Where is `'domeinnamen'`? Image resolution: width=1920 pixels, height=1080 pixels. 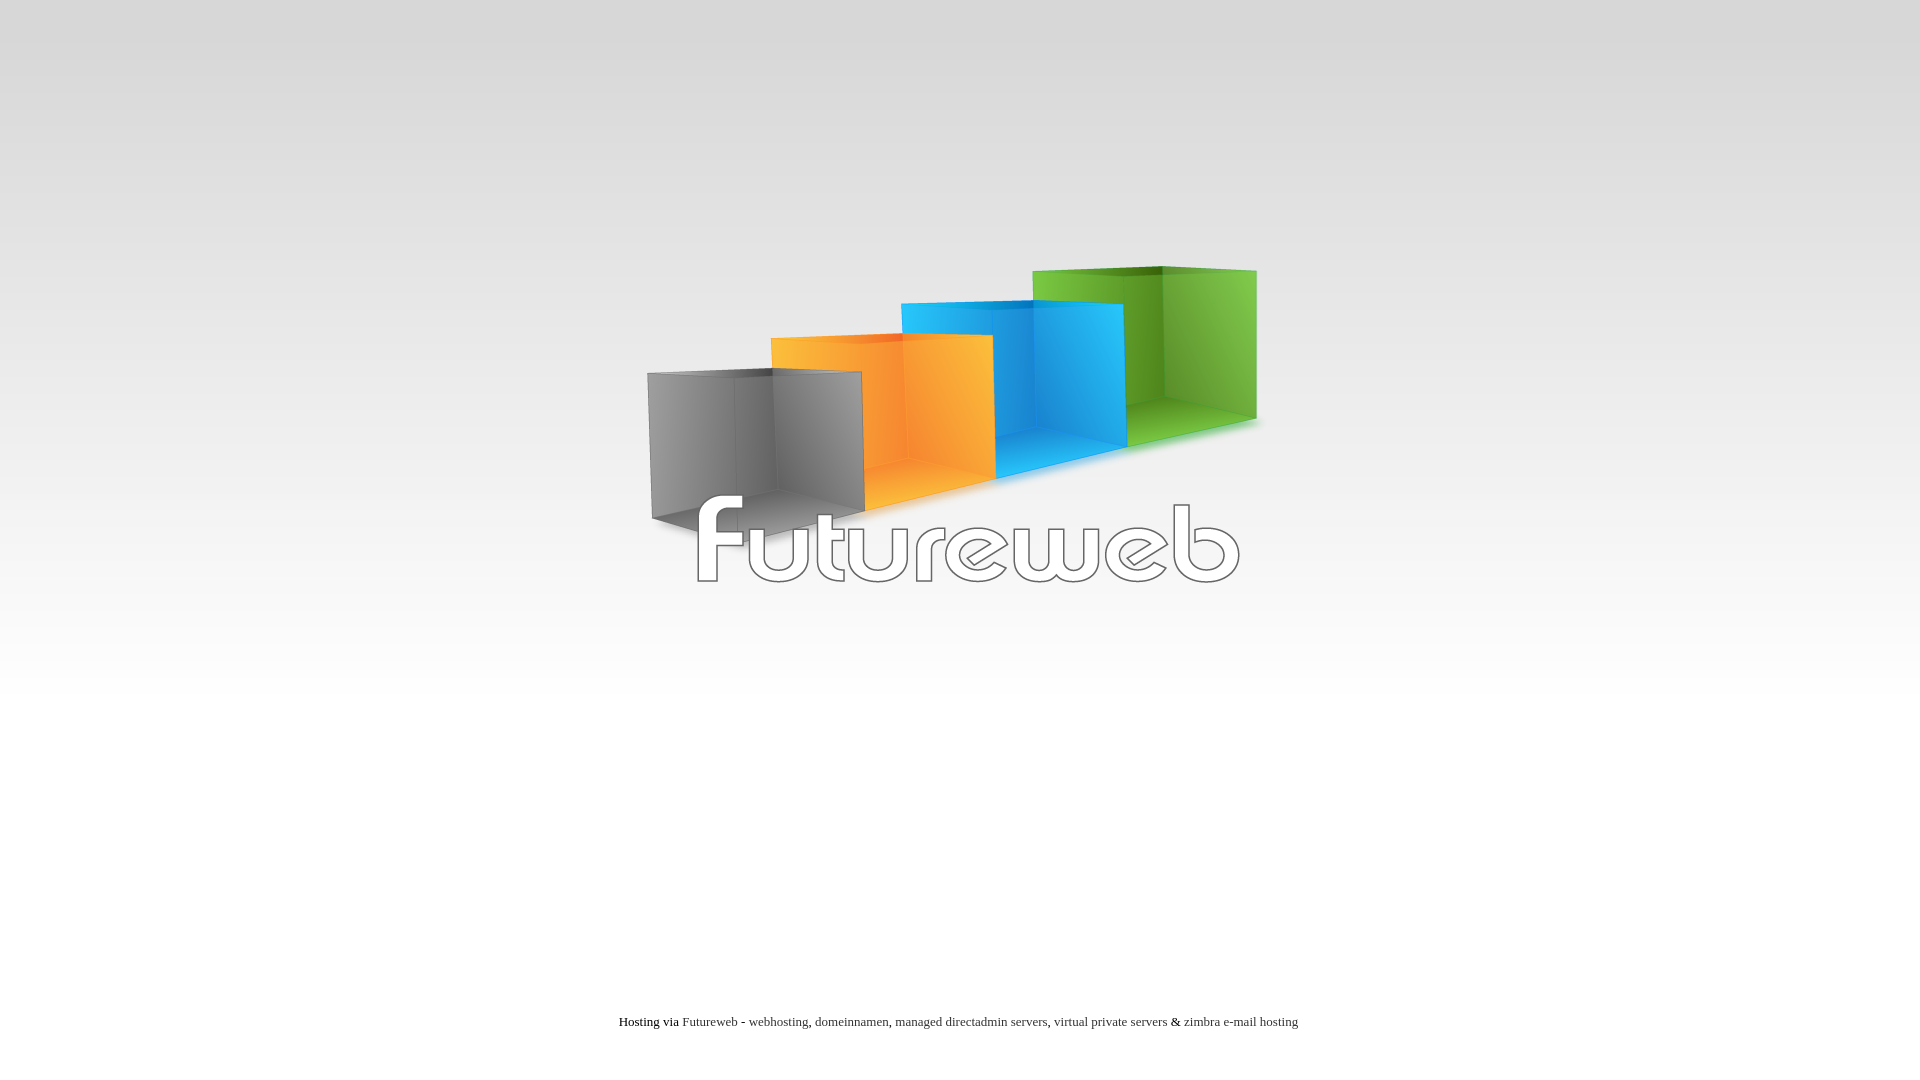 'domeinnamen' is located at coordinates (815, 1021).